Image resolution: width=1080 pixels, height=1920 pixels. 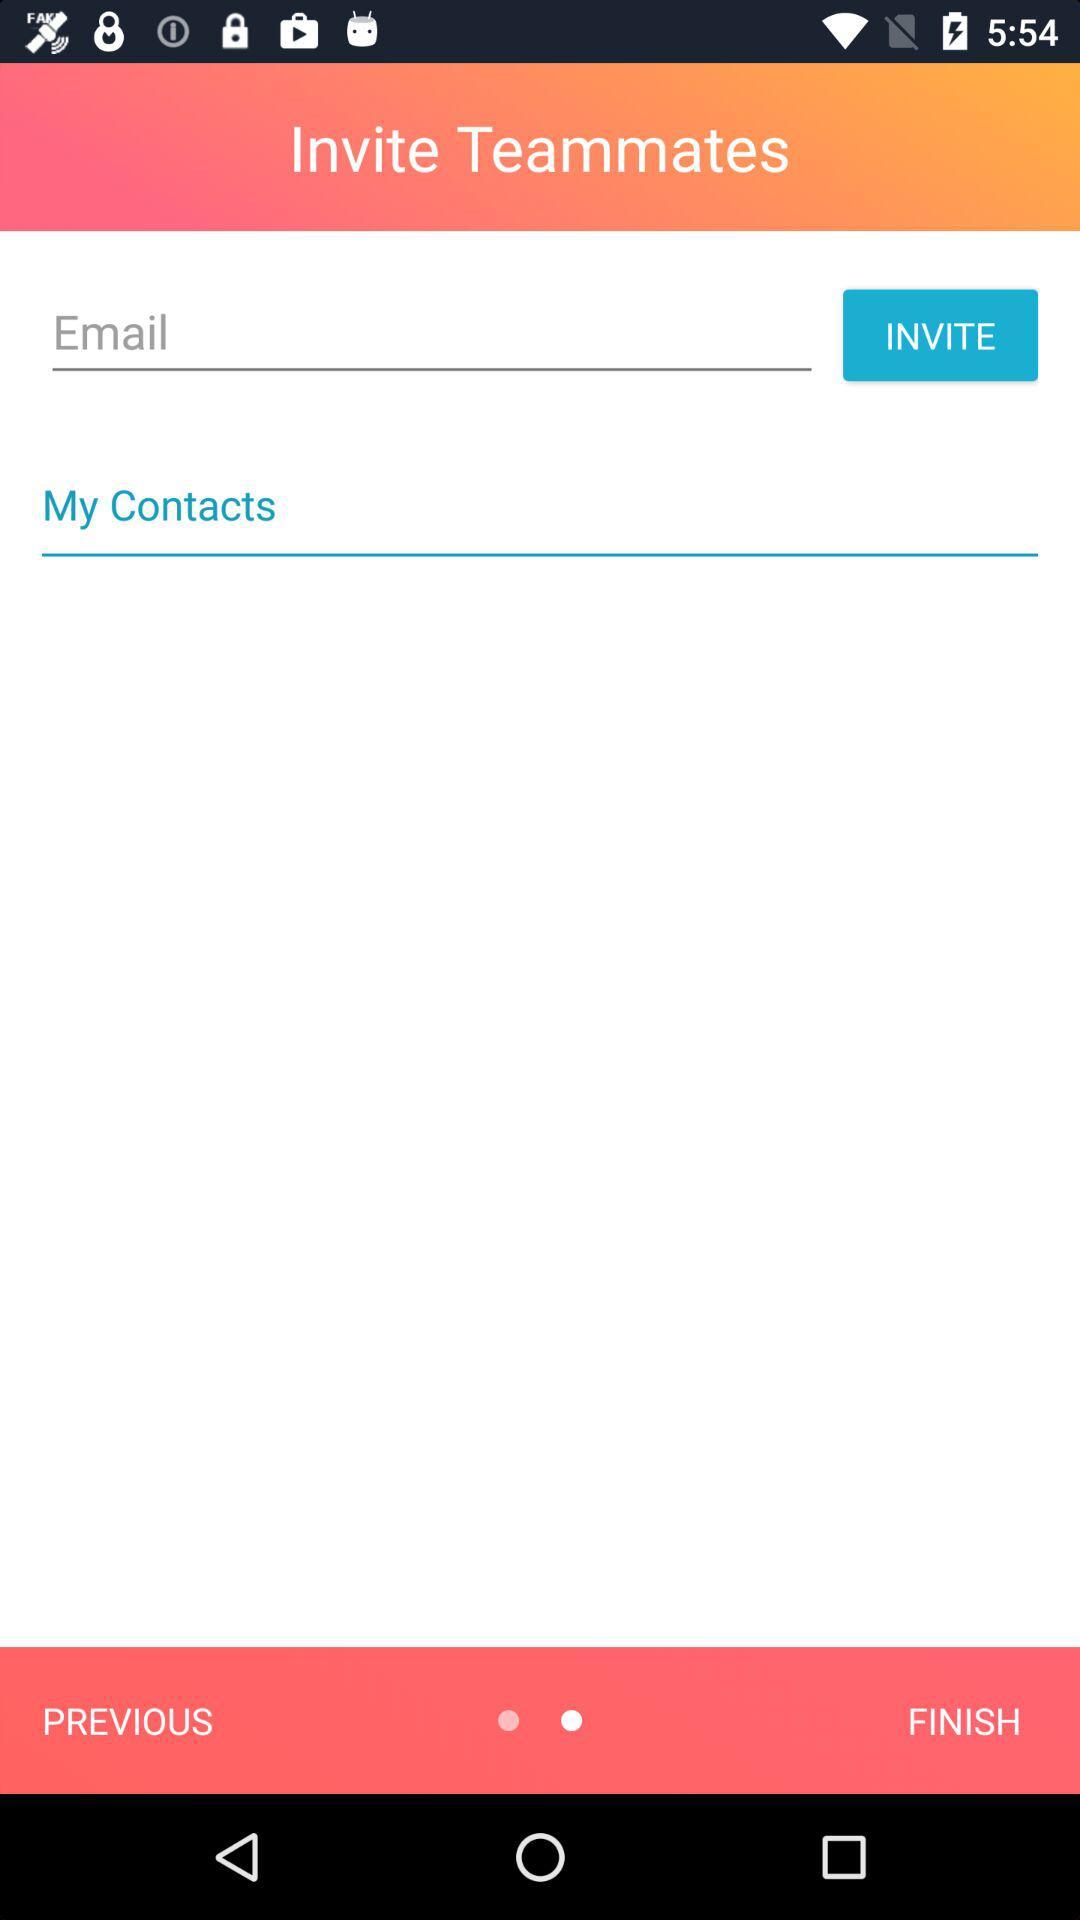 I want to click on previous icon, so click(x=127, y=1719).